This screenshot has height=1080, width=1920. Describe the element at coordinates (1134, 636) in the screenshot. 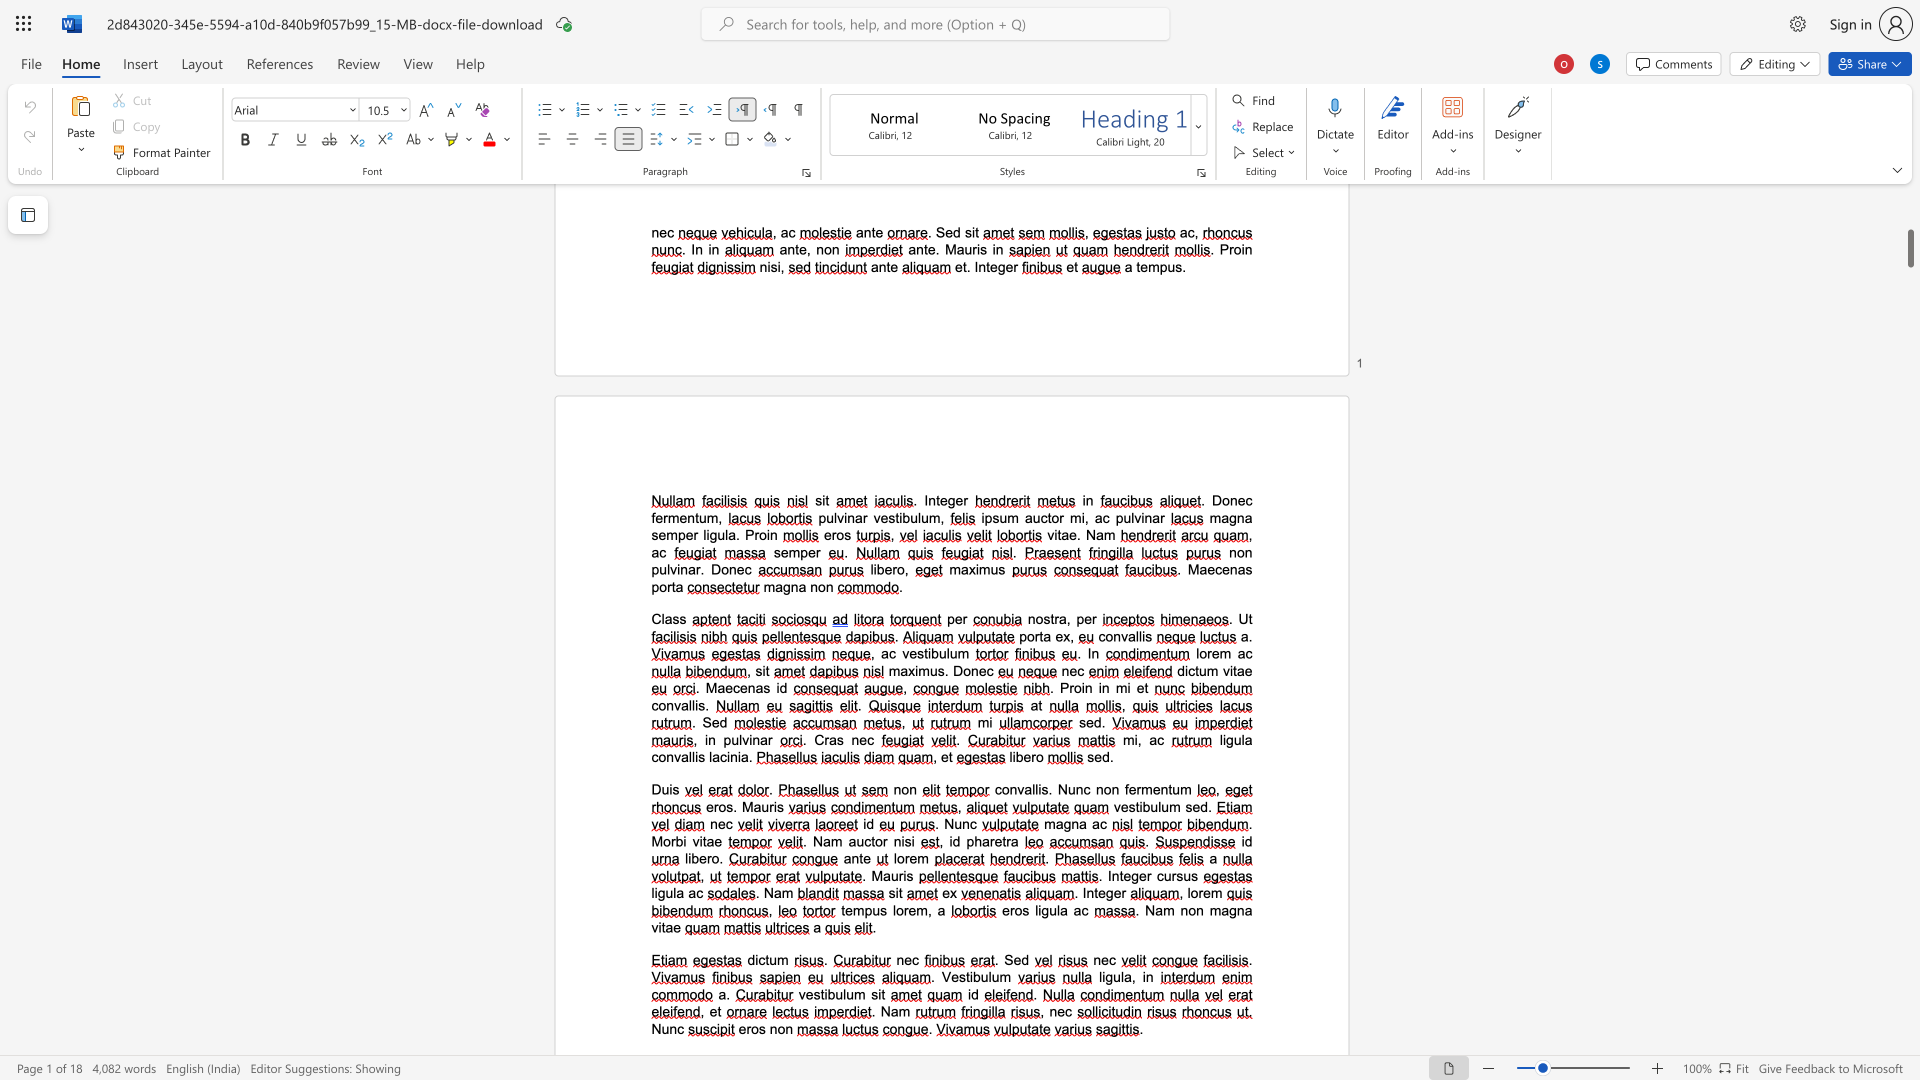

I see `the space between the continuous character "a" and "l" in the text` at that location.